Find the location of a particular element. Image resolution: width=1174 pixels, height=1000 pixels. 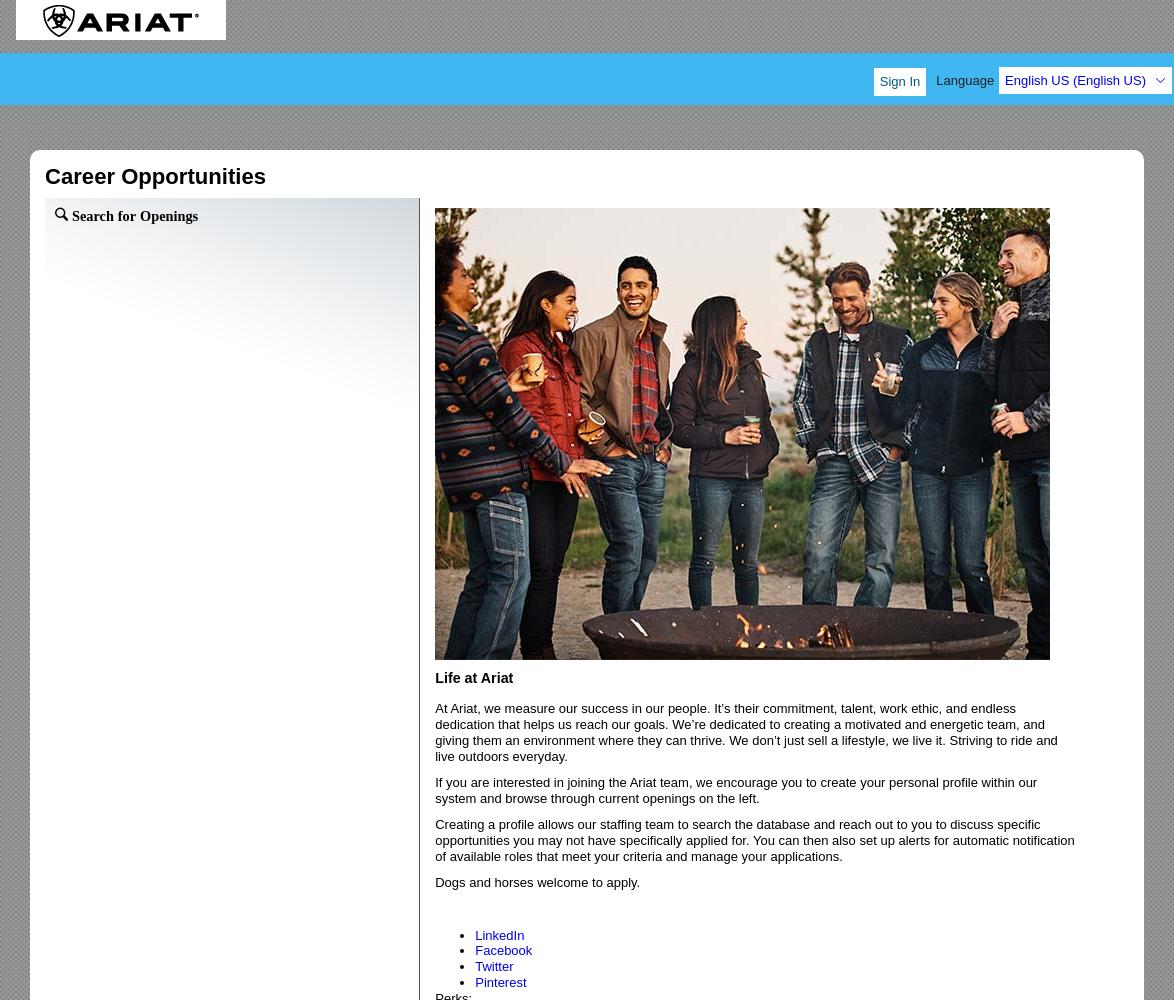

'Career Opportunities' is located at coordinates (154, 176).